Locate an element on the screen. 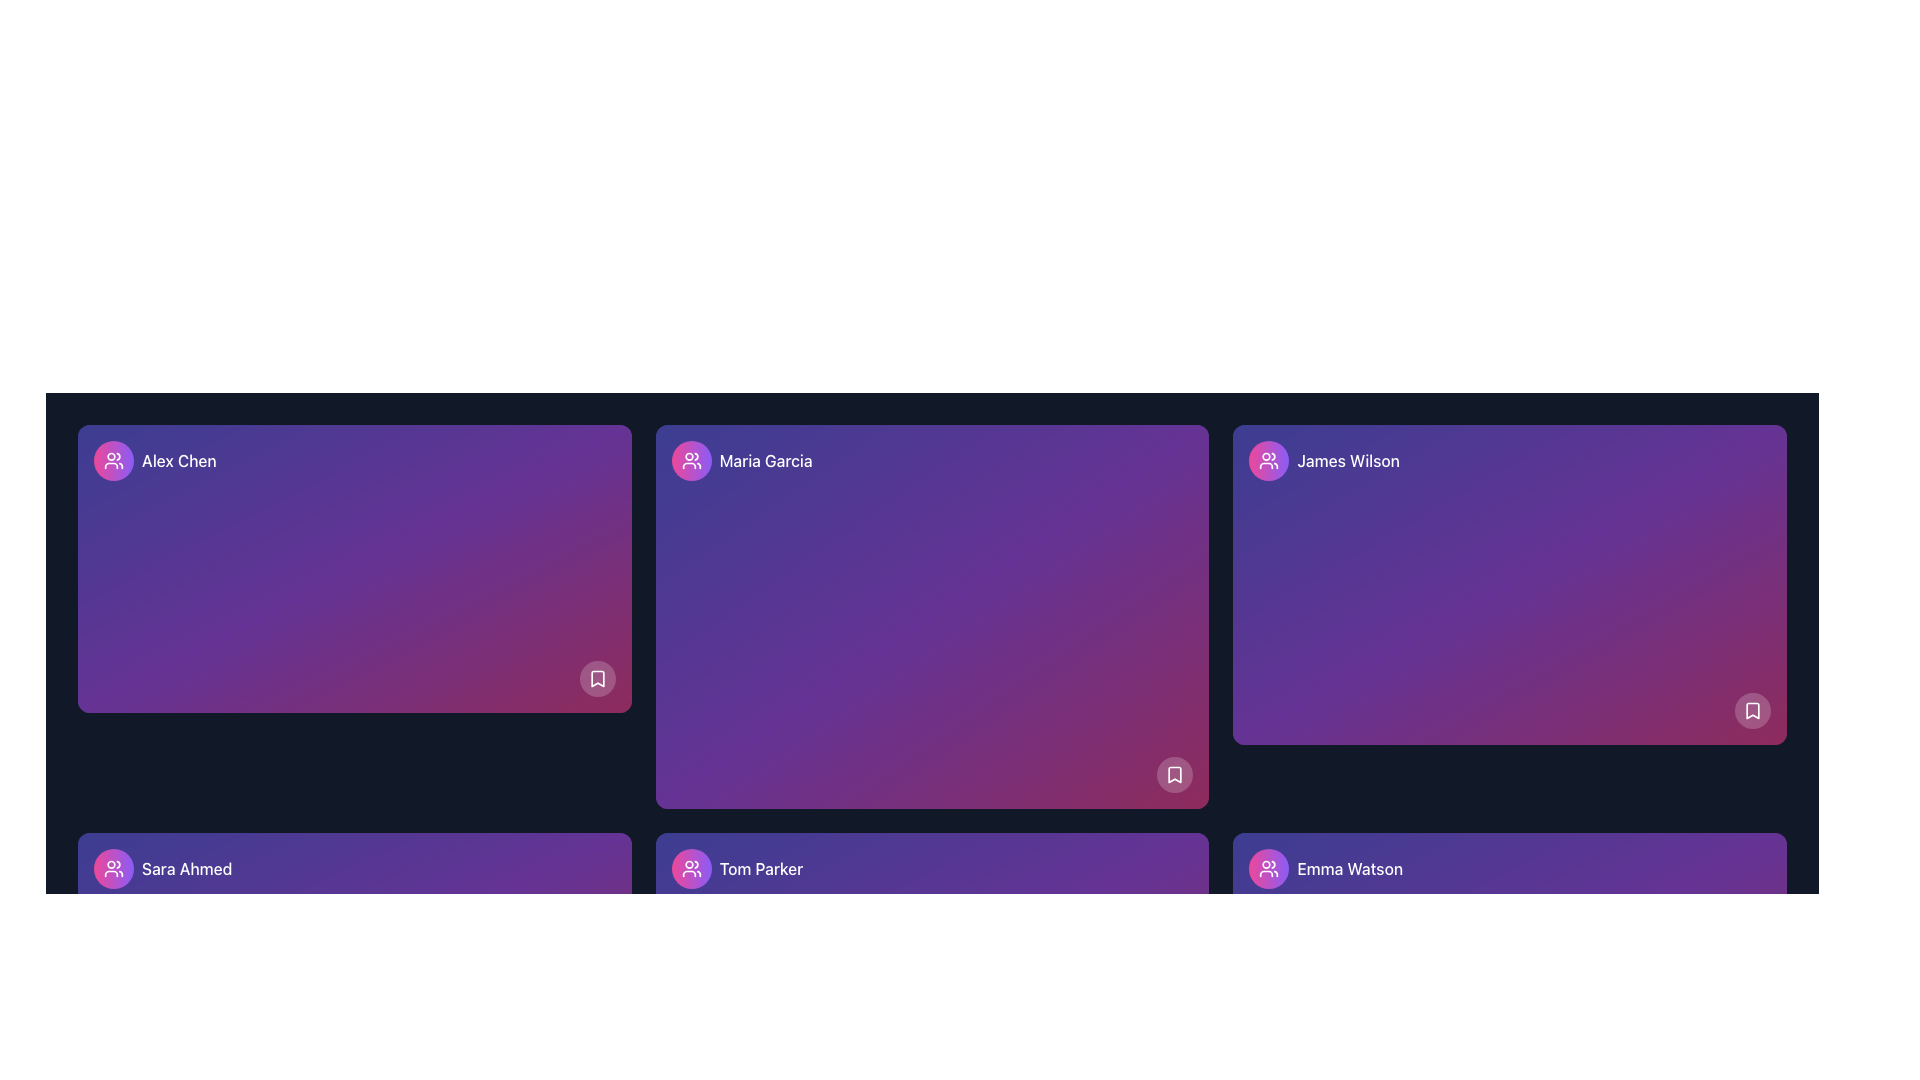 The image size is (1920, 1080). the user icon represented by two generic humanoid figures with a white stroke on a transparent background, located at the top-left corner of a circular gradient background blending pink and violet is located at coordinates (113, 461).